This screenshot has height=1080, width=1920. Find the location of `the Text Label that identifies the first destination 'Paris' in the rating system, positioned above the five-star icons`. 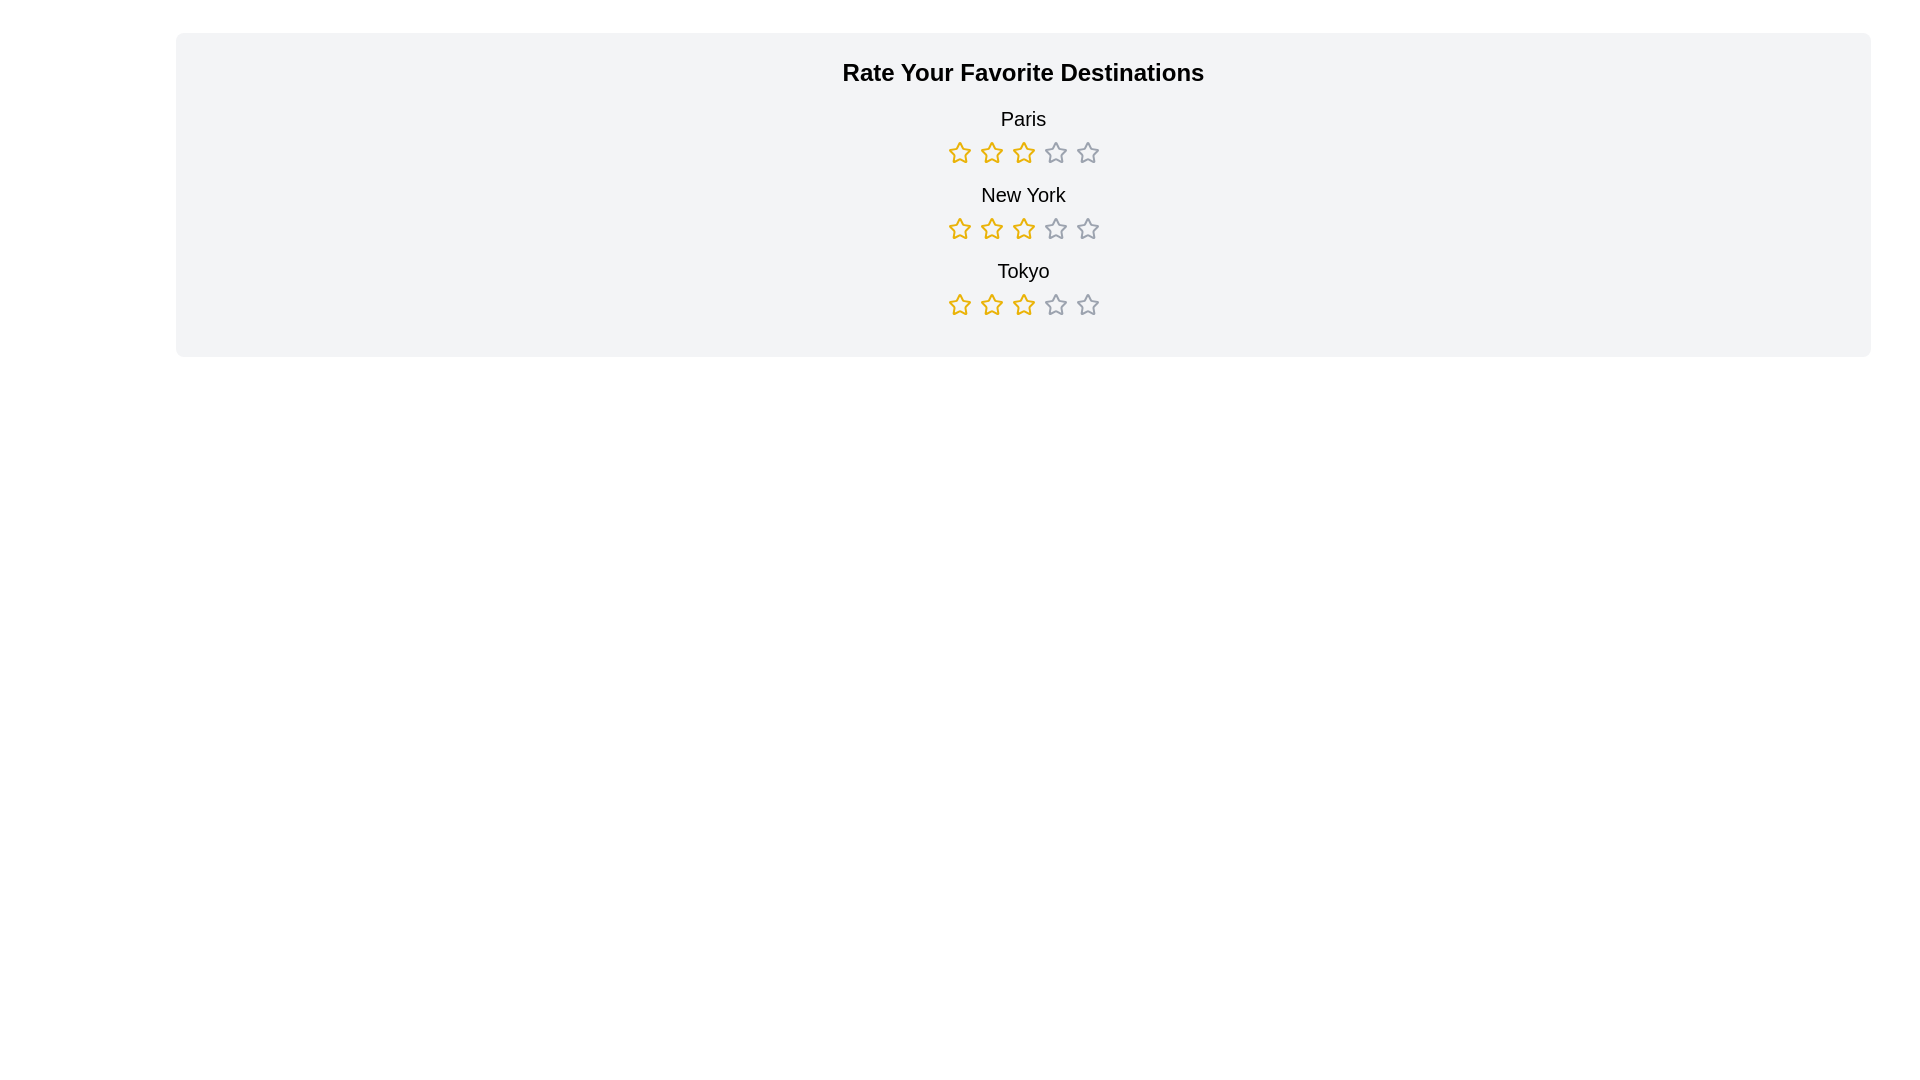

the Text Label that identifies the first destination 'Paris' in the rating system, positioned above the five-star icons is located at coordinates (1023, 119).